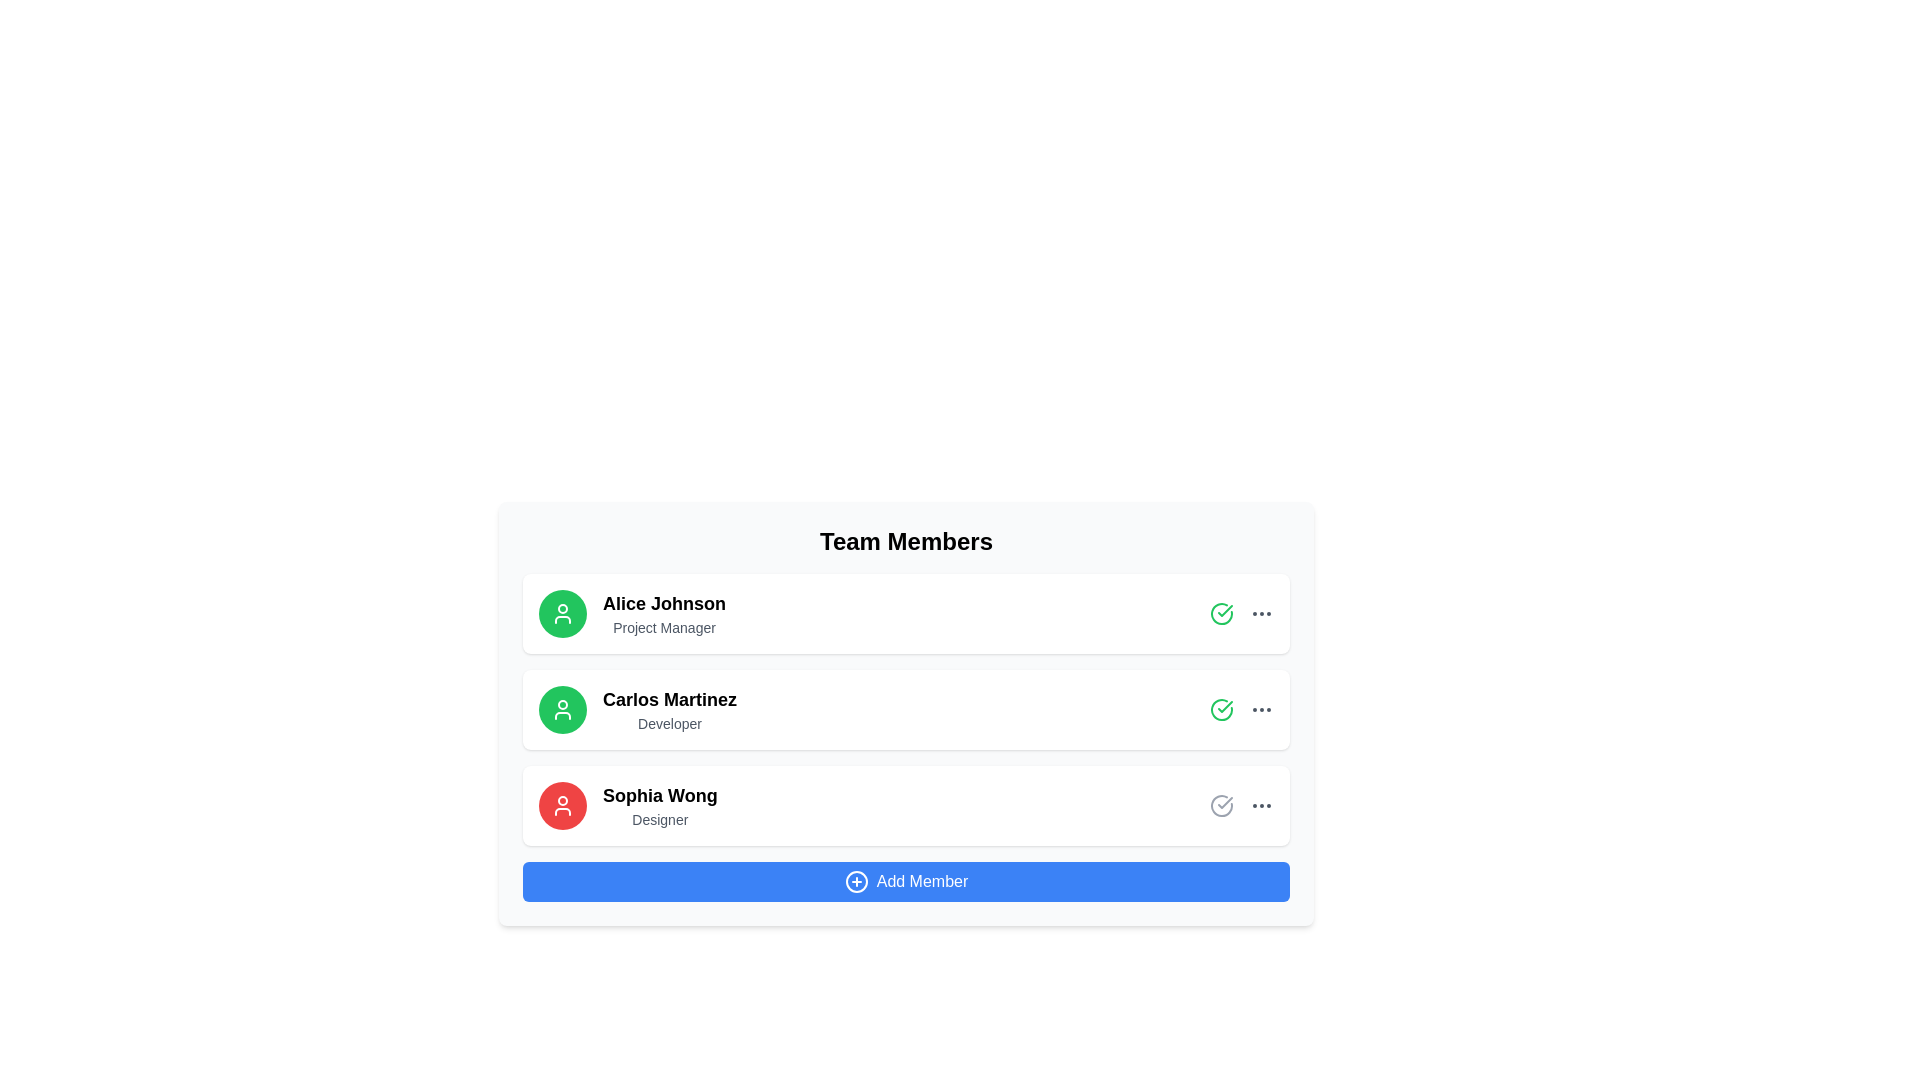 Image resolution: width=1920 pixels, height=1080 pixels. Describe the element at coordinates (664, 603) in the screenshot. I see `the text display element that shows the name 'Alice Johnson', which serves as the header for the user's profile entry` at that location.